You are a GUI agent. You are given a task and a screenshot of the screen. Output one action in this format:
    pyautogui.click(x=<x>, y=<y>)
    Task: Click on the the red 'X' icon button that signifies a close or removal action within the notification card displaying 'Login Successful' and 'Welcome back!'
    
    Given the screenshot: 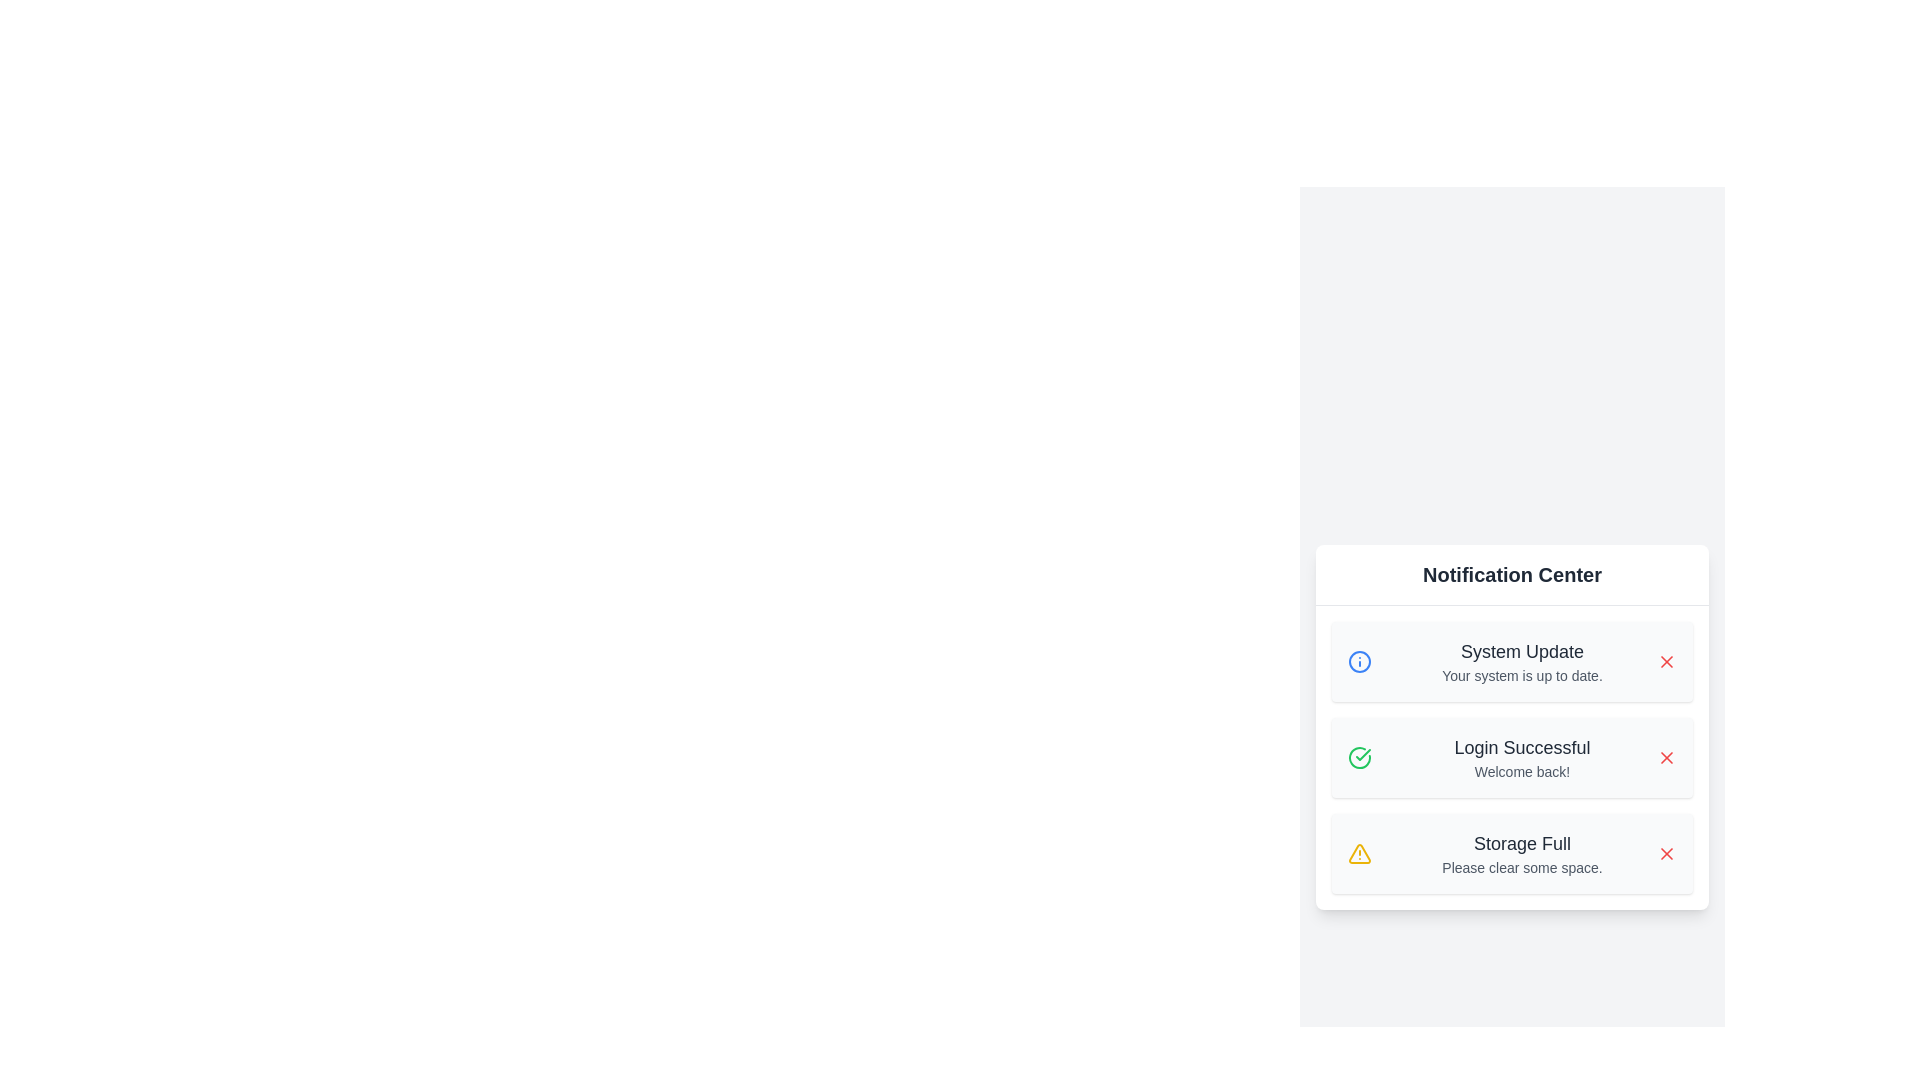 What is the action you would take?
    pyautogui.click(x=1666, y=757)
    